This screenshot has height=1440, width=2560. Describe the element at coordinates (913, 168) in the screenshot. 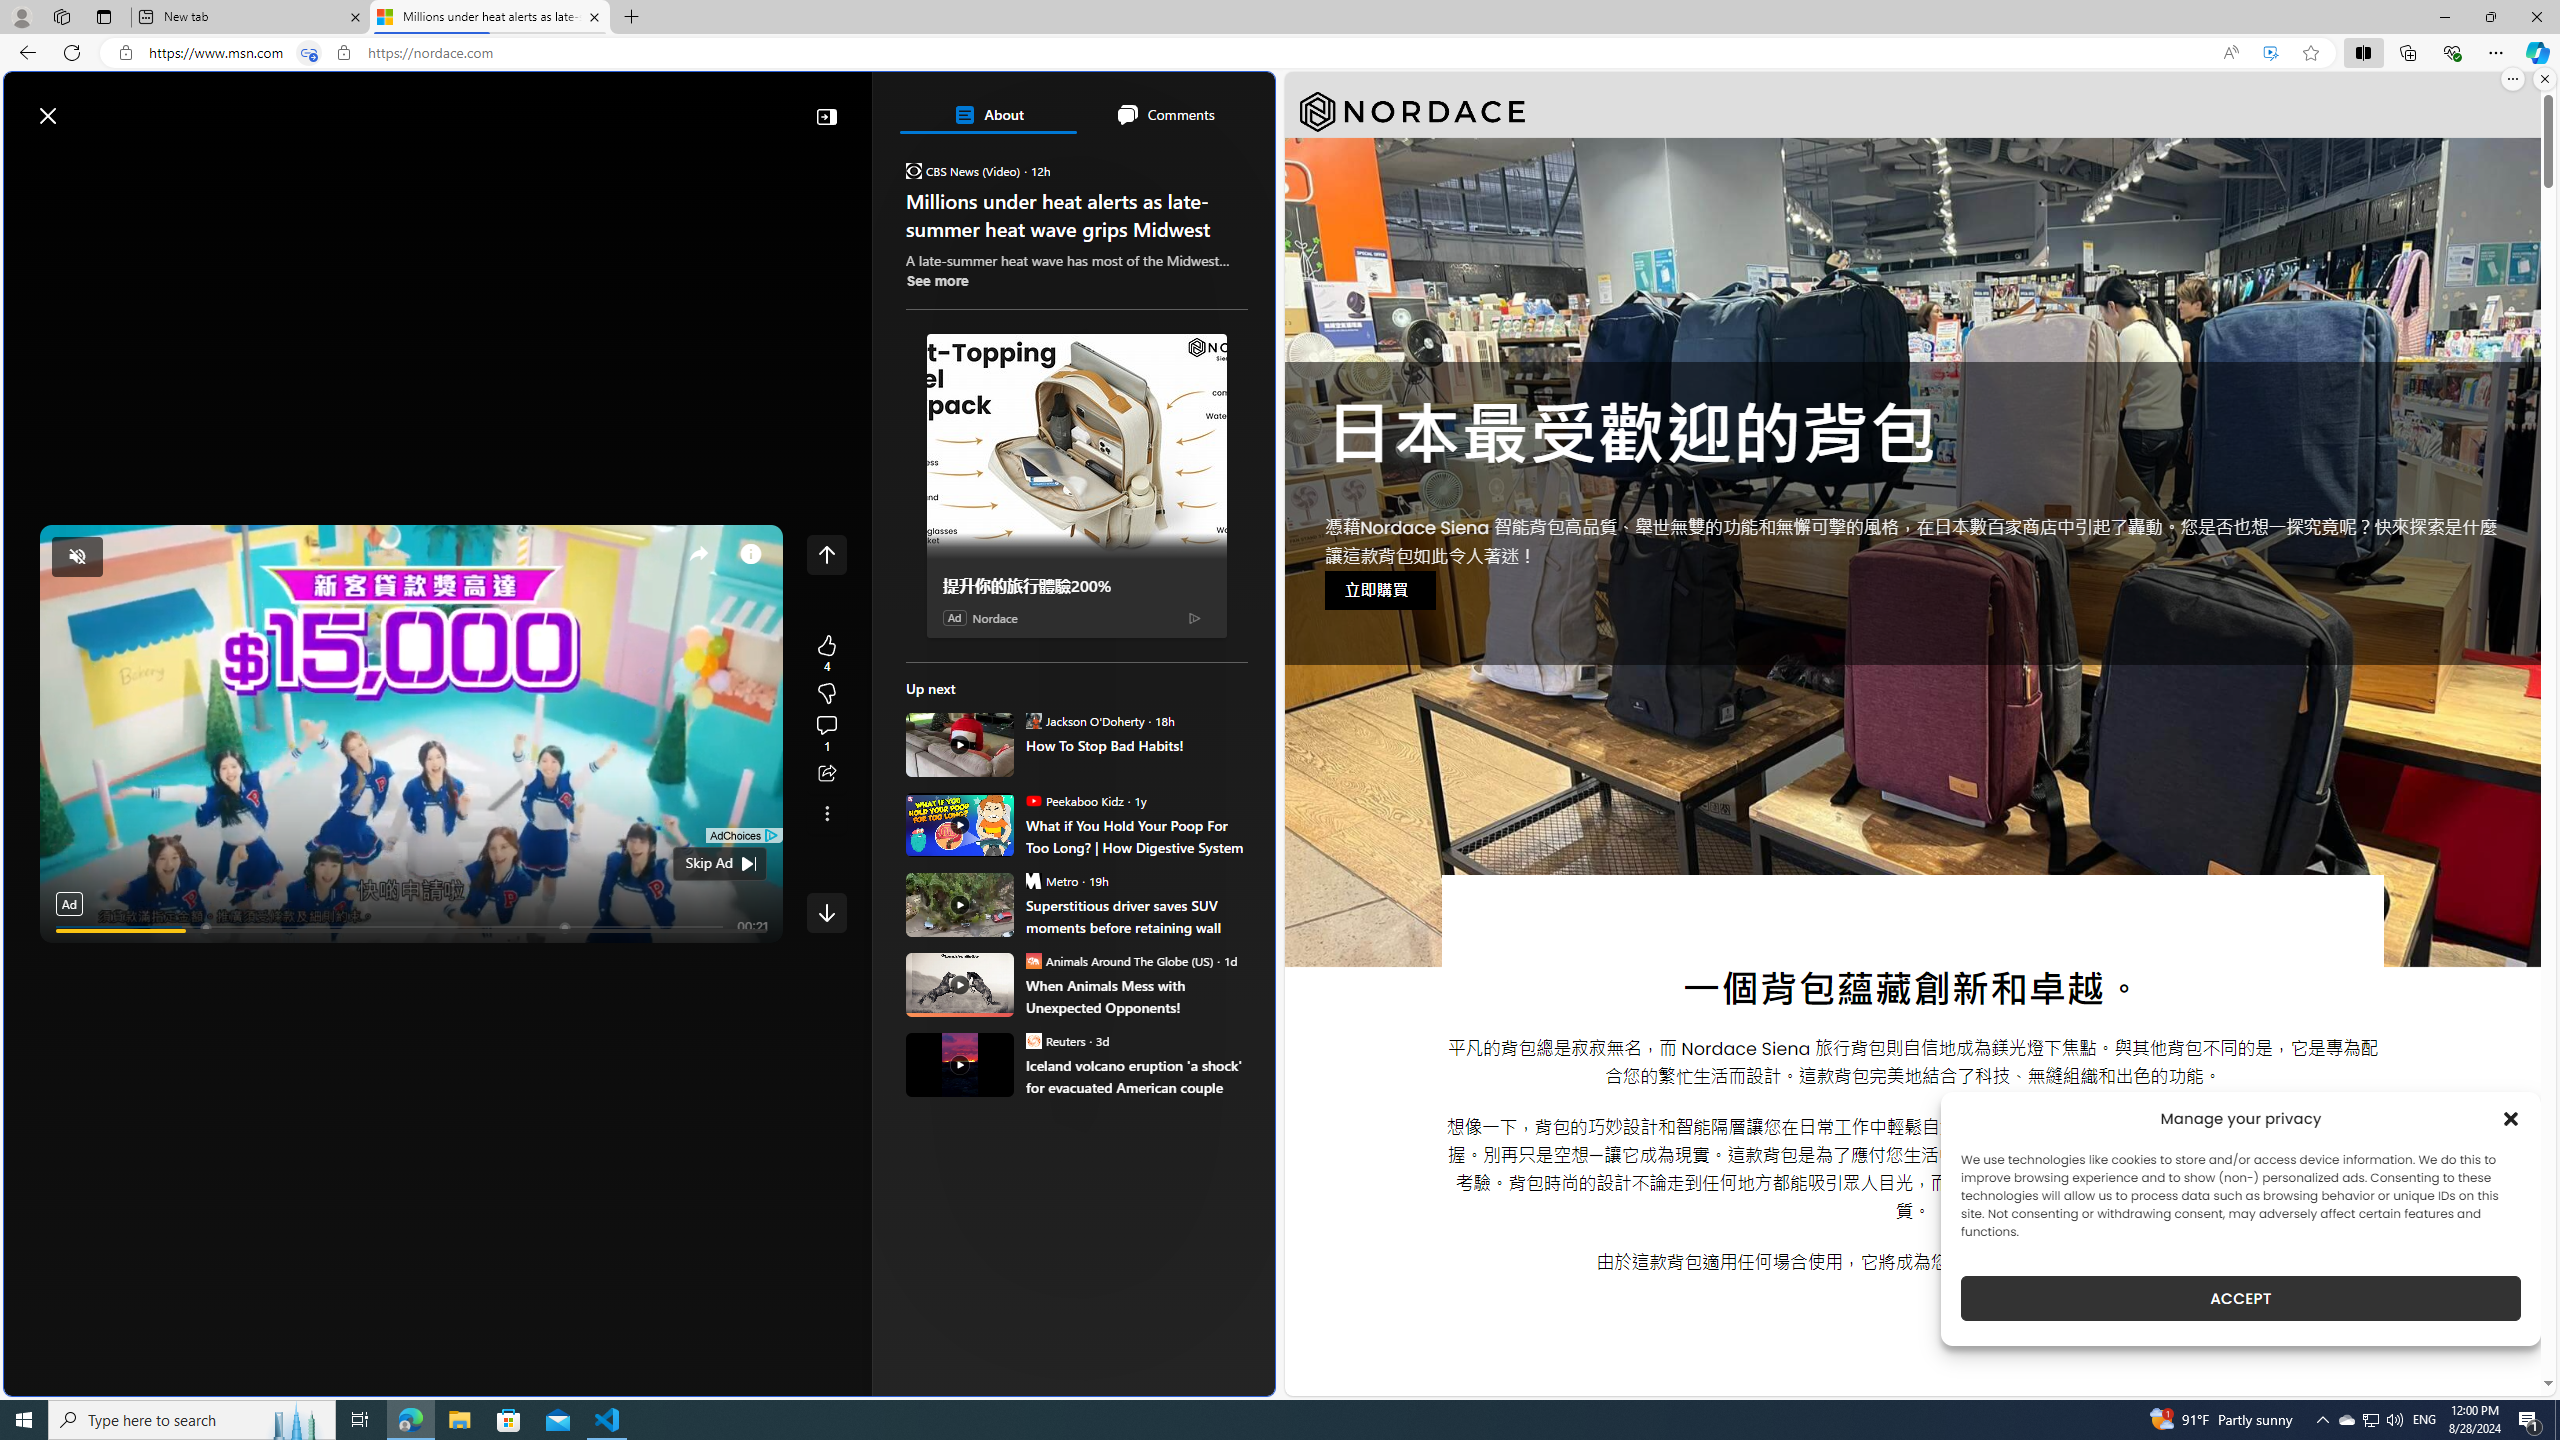

I see `'CBS News (Video)'` at that location.